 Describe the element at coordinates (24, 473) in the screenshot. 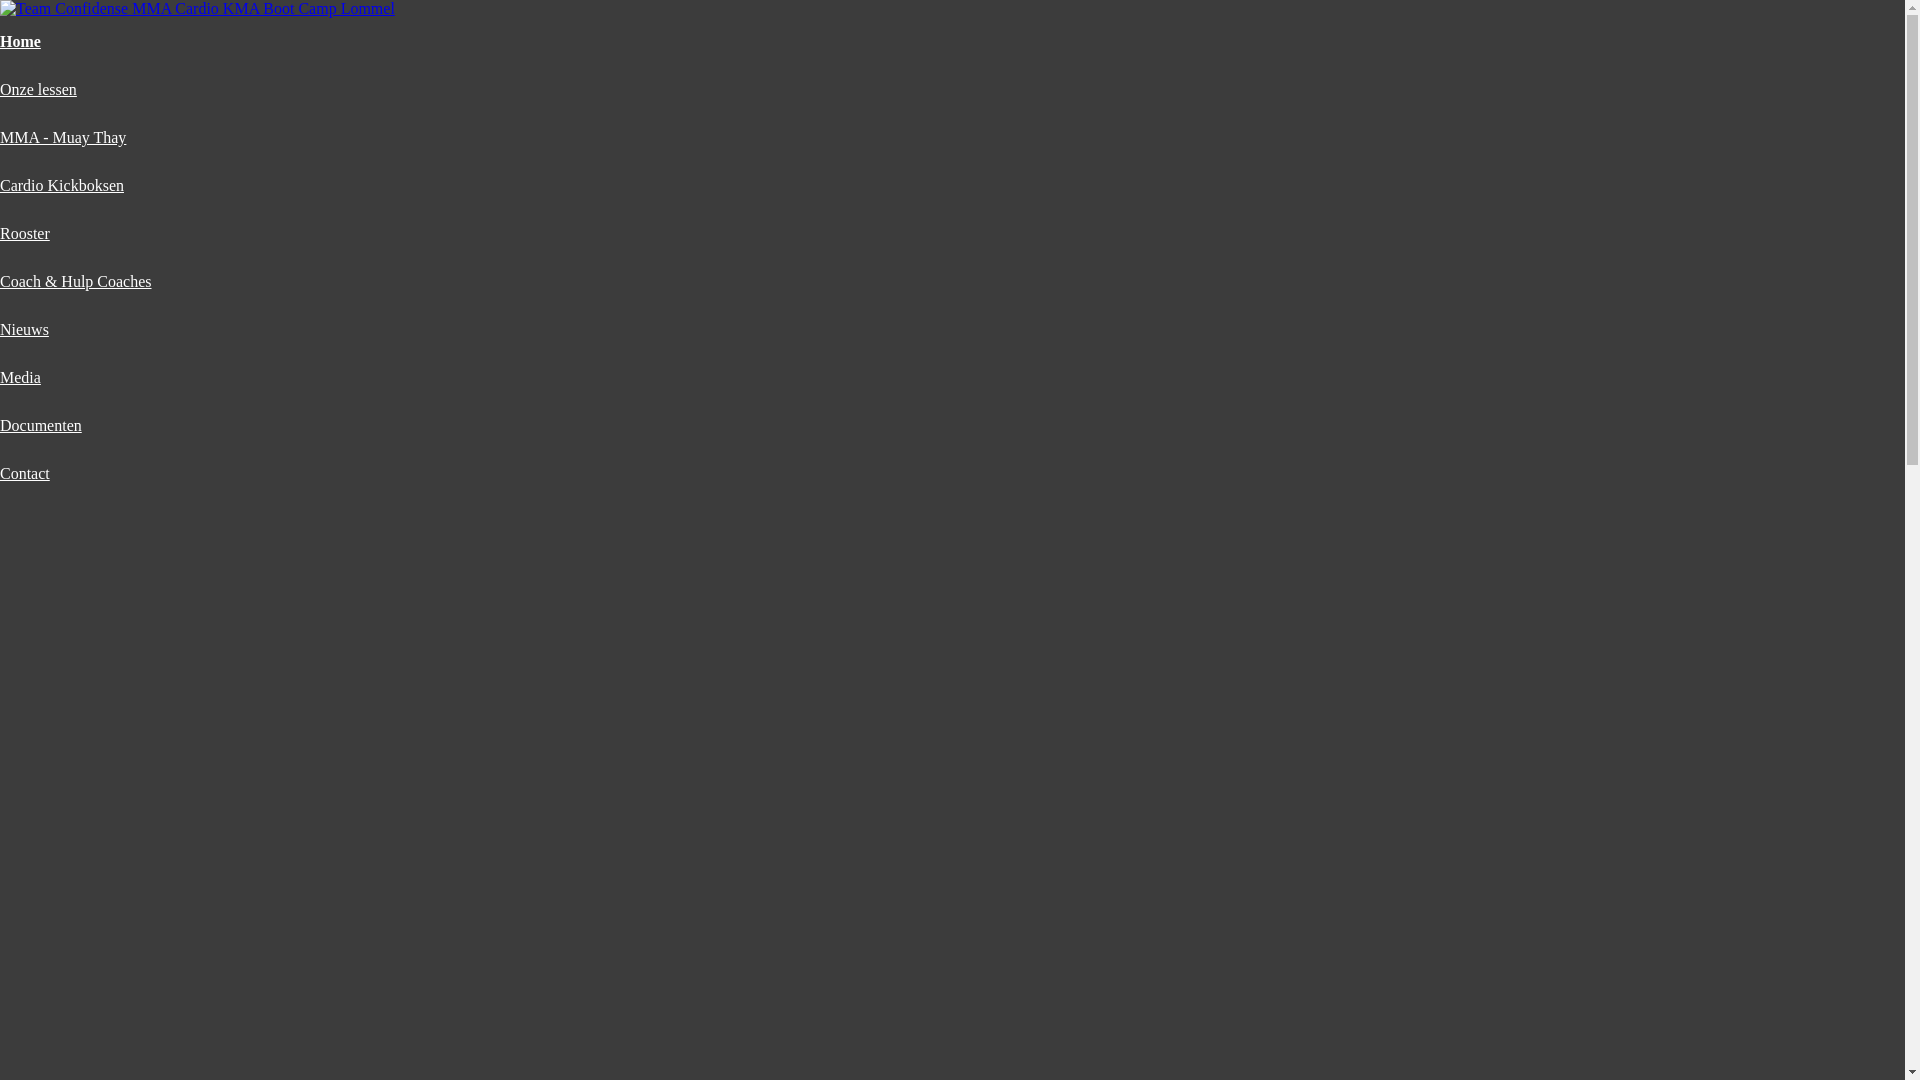

I see `'Contact'` at that location.